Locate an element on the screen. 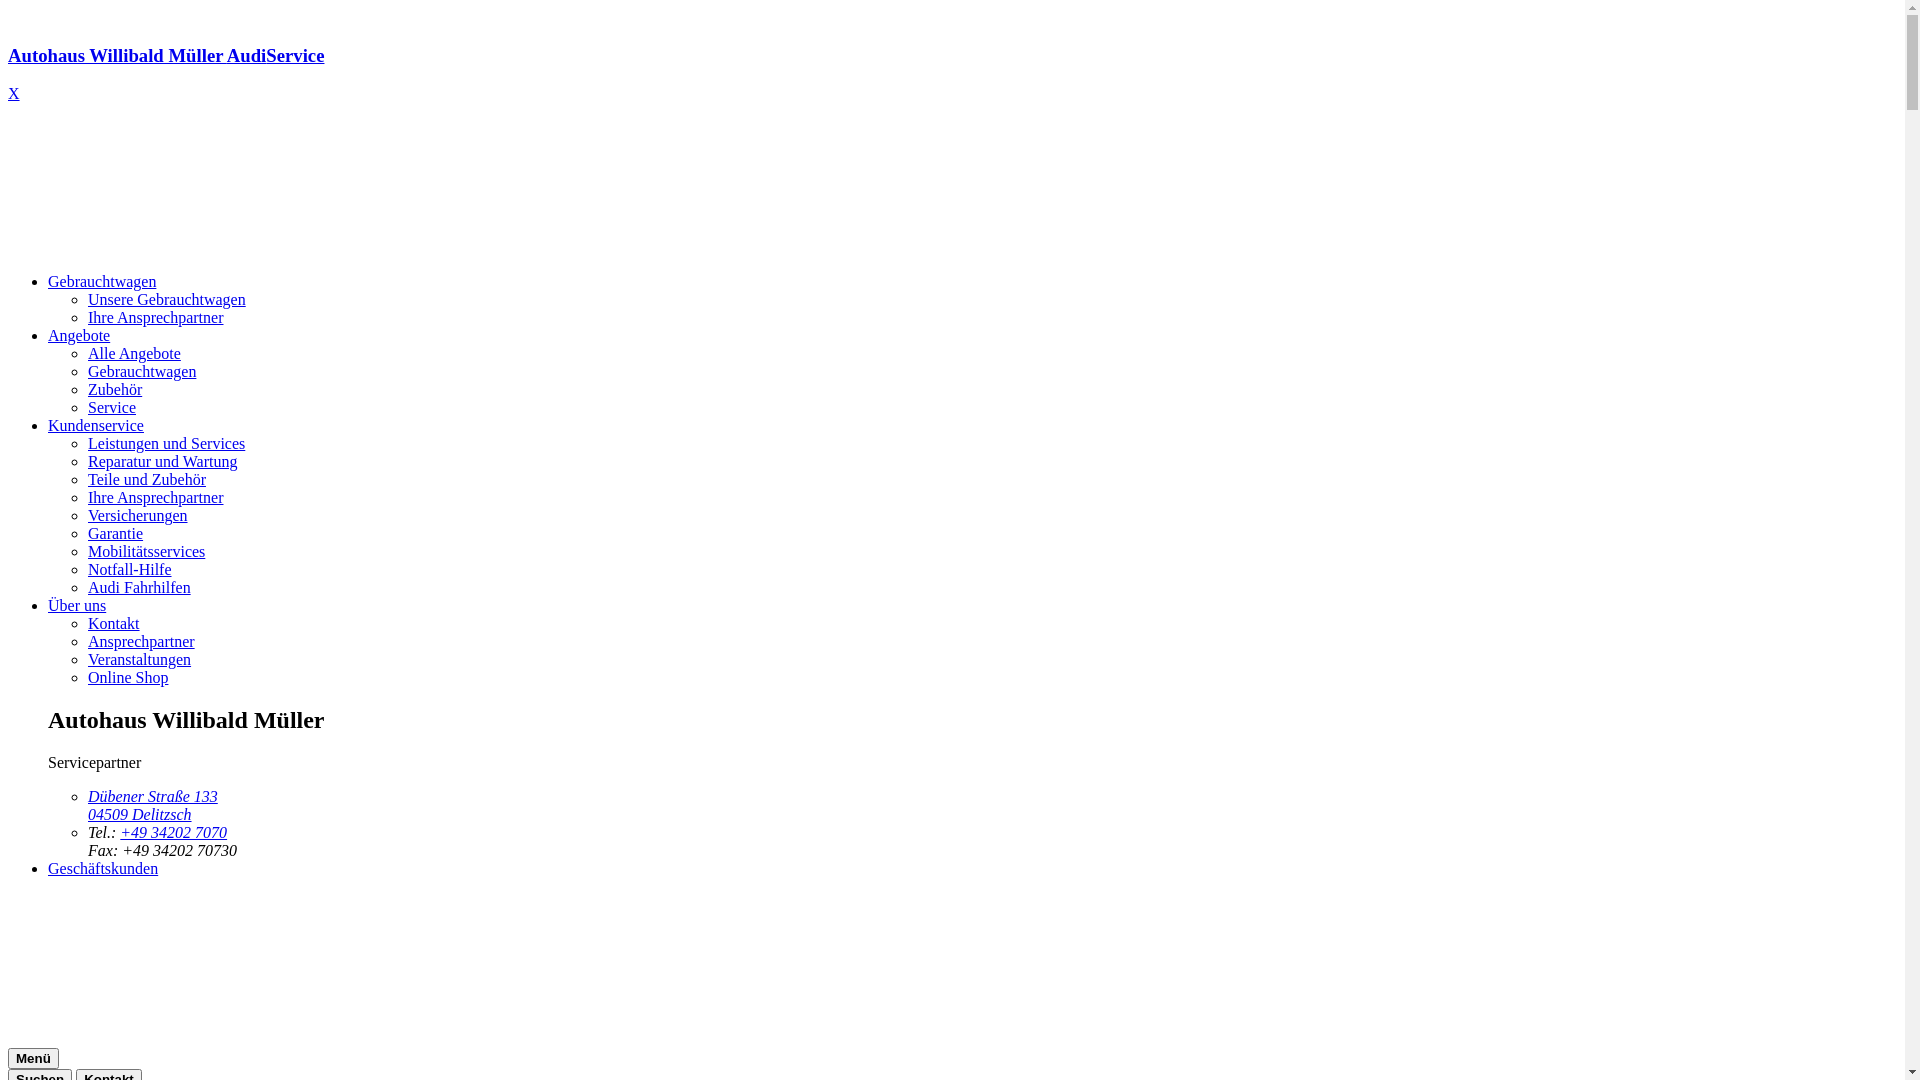 The width and height of the screenshot is (1920, 1080). 'Ihre Ansprechpartner' is located at coordinates (155, 316).